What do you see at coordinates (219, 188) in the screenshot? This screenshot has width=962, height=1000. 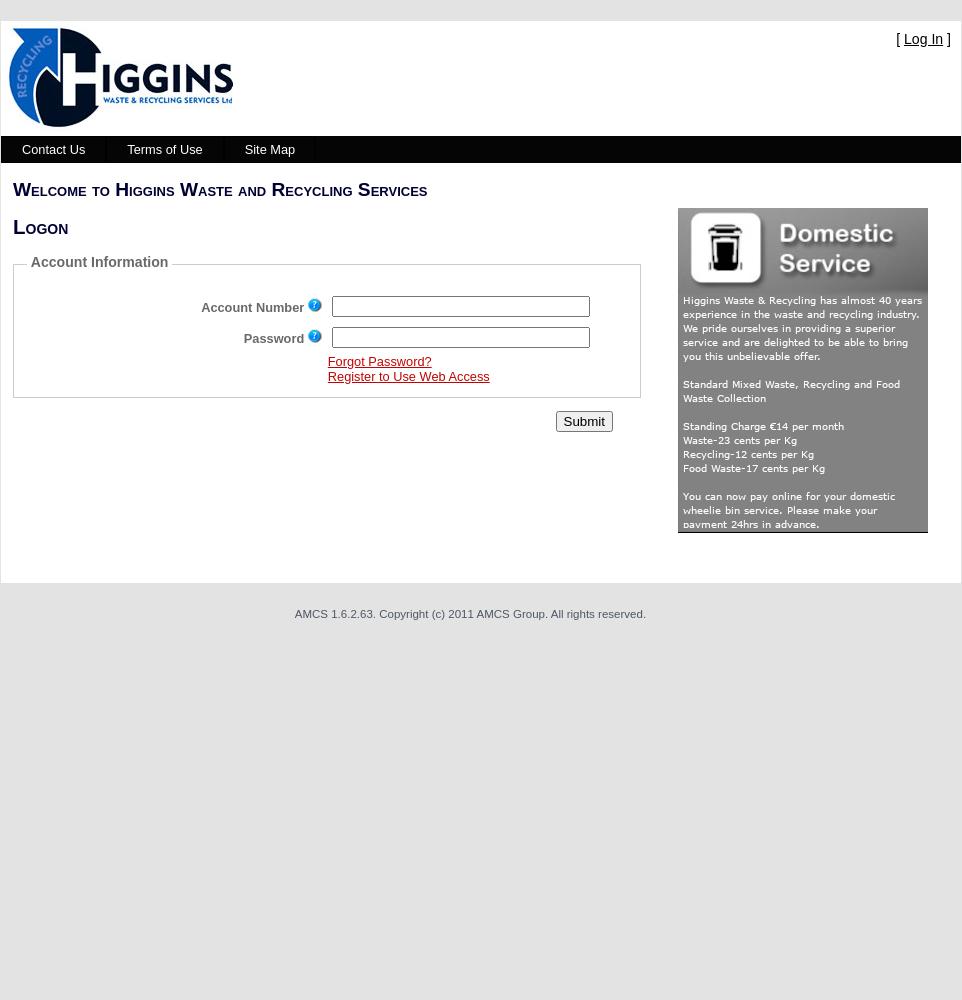 I see `'Welcome to Higgins Waste and Recycling Services'` at bounding box center [219, 188].